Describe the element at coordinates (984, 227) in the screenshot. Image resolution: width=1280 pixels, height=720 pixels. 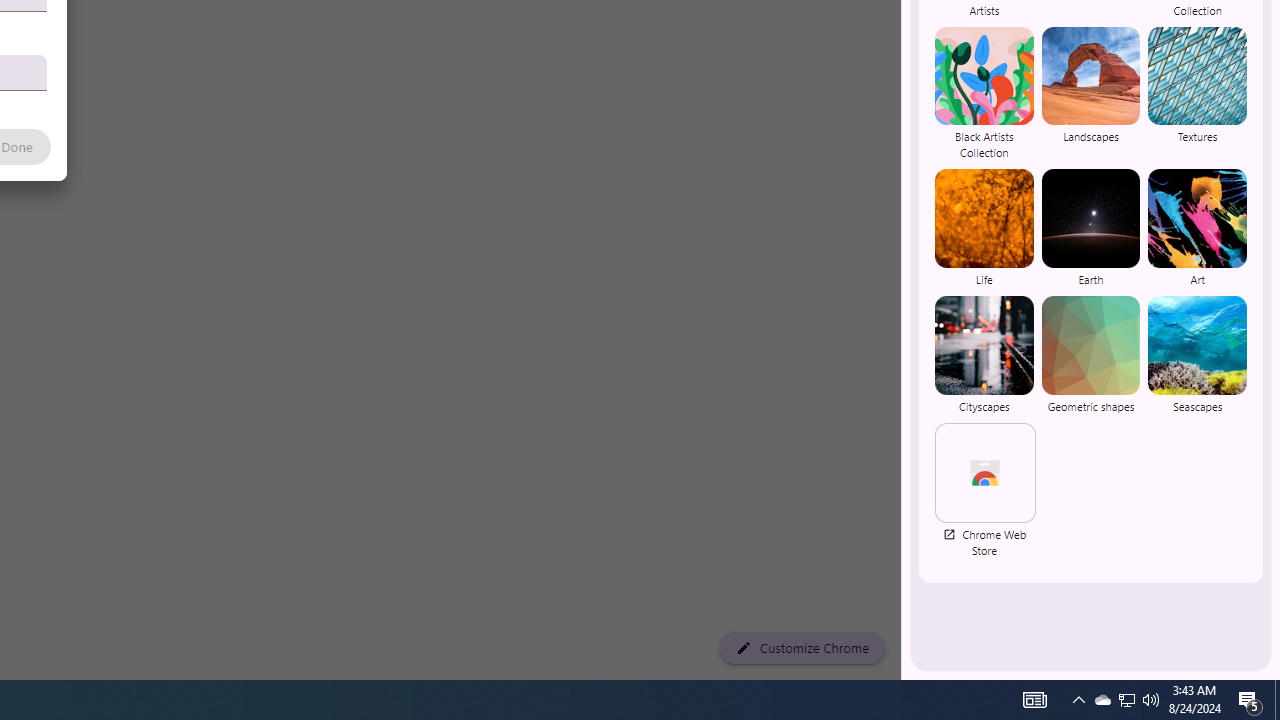
I see `'Life'` at that location.